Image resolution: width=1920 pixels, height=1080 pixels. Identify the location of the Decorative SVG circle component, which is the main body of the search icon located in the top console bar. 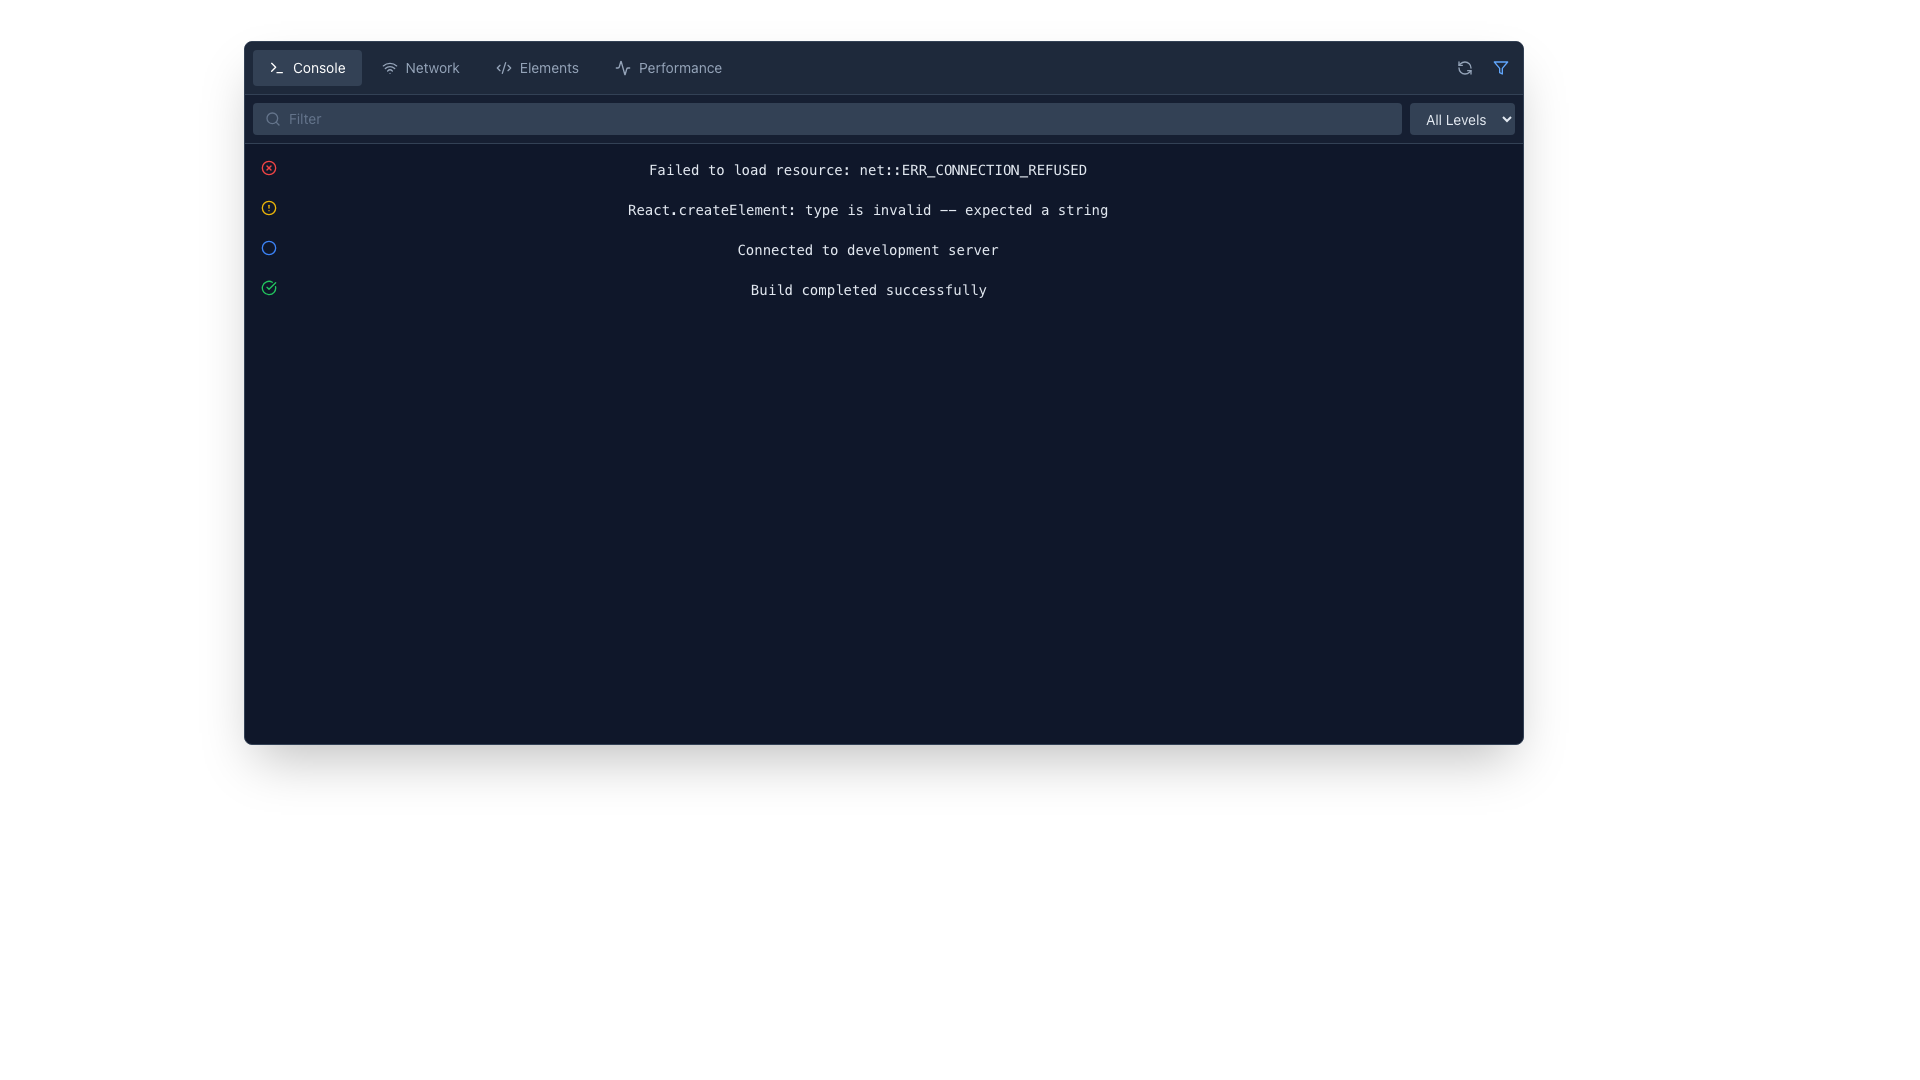
(271, 118).